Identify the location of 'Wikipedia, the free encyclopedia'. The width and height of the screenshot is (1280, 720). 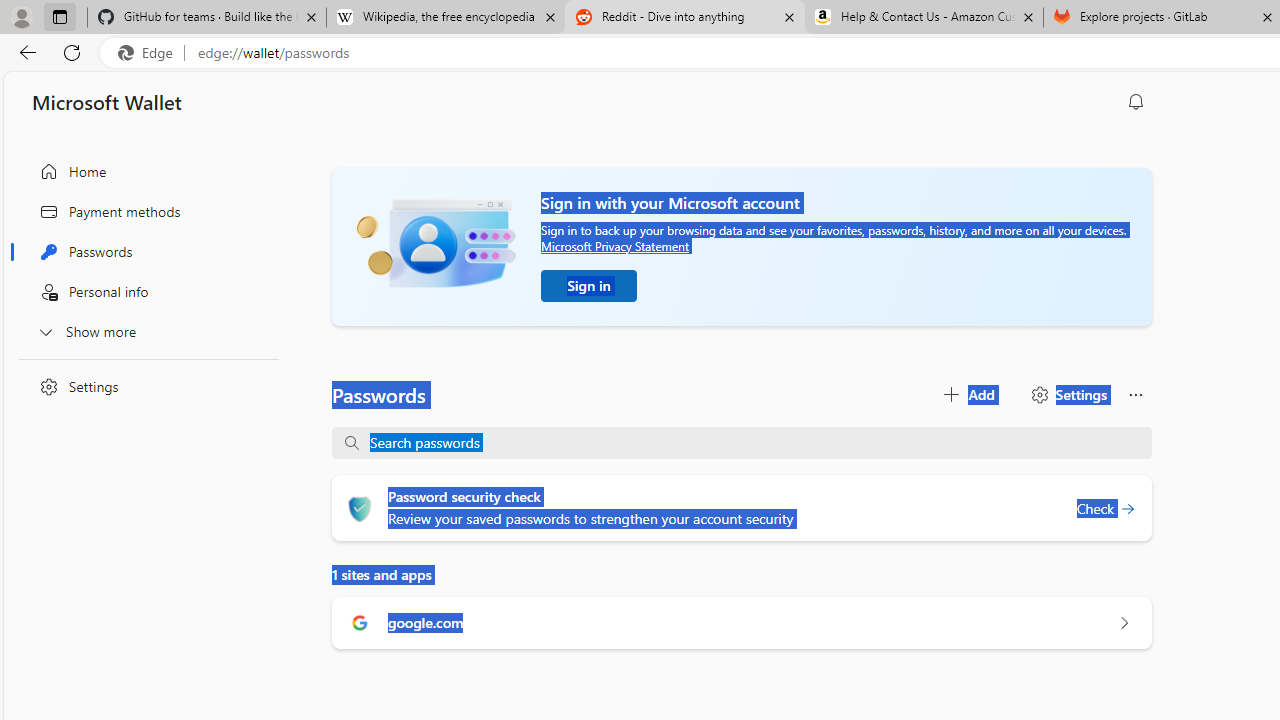
(444, 17).